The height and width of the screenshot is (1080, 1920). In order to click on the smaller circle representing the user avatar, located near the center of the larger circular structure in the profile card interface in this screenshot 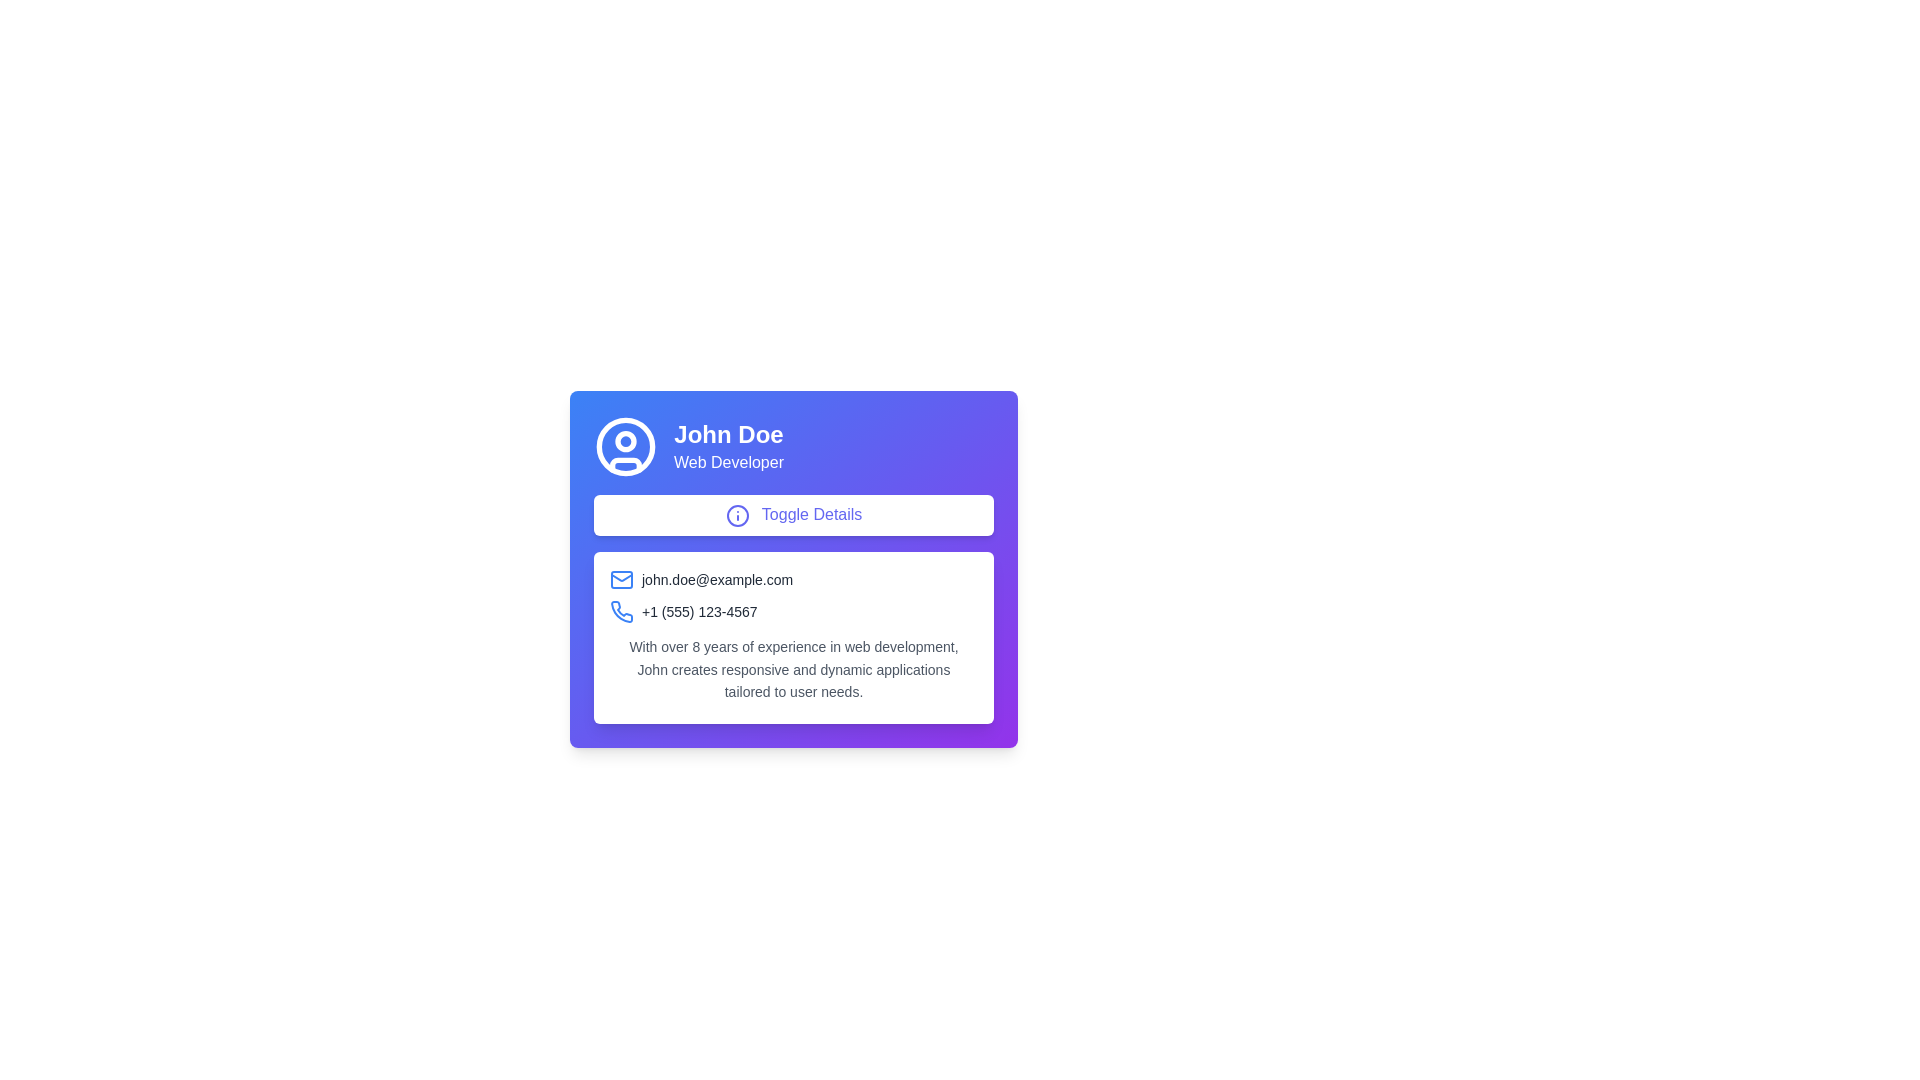, I will do `click(624, 439)`.